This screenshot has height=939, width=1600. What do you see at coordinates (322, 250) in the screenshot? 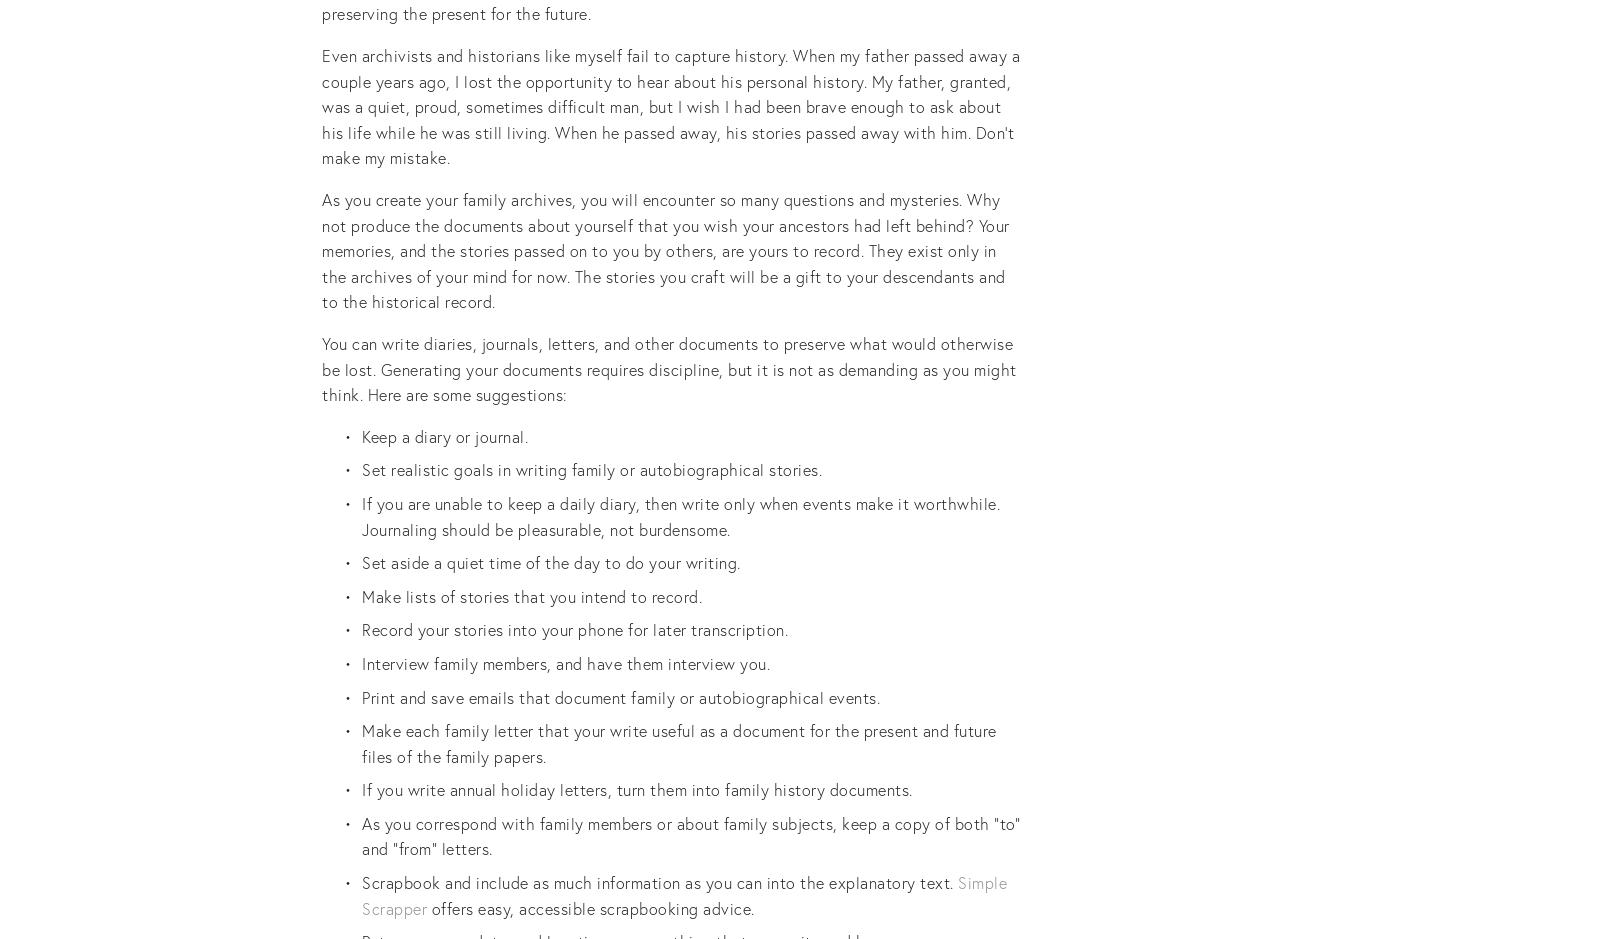
I see `'As you create your family archives, you will encounter so many questions and mysteries. Why not produce the documents about yourself that you wish your ancestors had left behind? Your memories, and the stories passed on to you by others, are yours to record. They exist only in the archives of your mind for now. The stories you craft will be a gift to your descendants and to the historical record.'` at bounding box center [322, 250].